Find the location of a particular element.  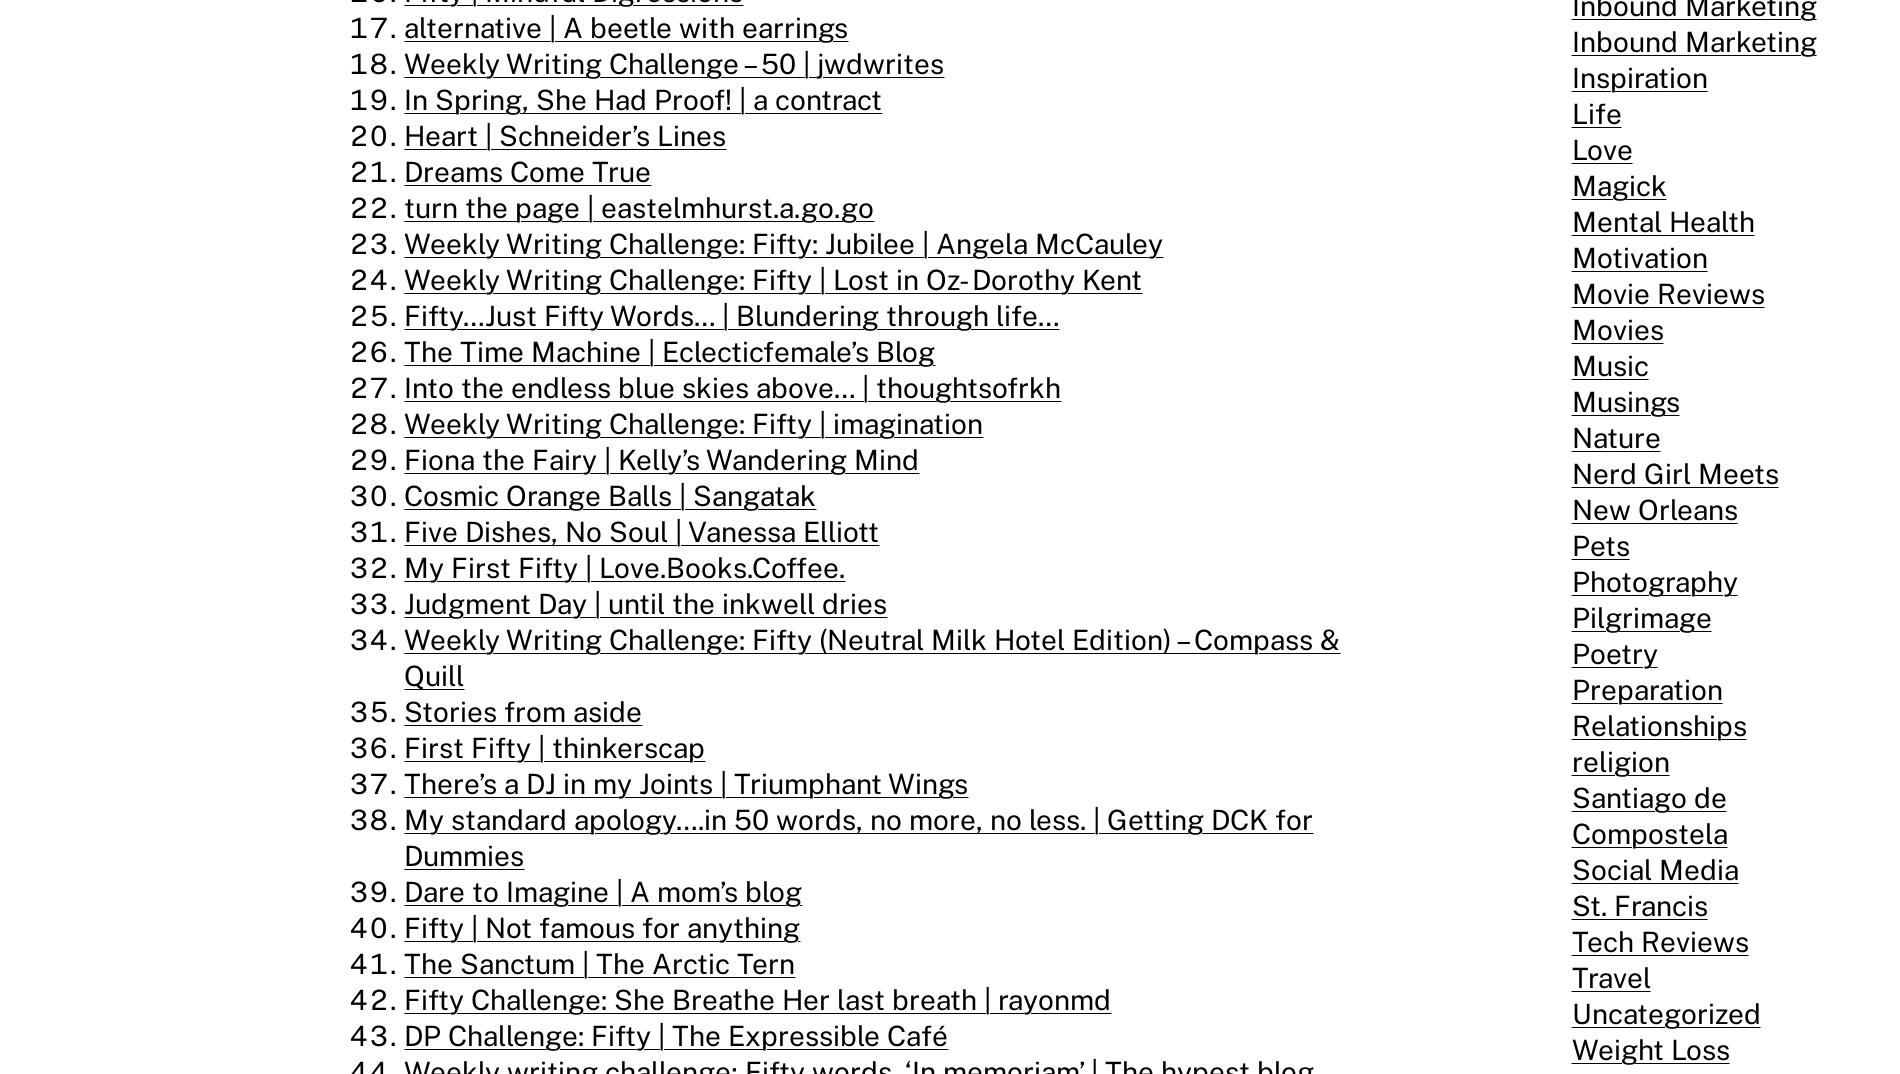

'Motivation' is located at coordinates (1638, 256).